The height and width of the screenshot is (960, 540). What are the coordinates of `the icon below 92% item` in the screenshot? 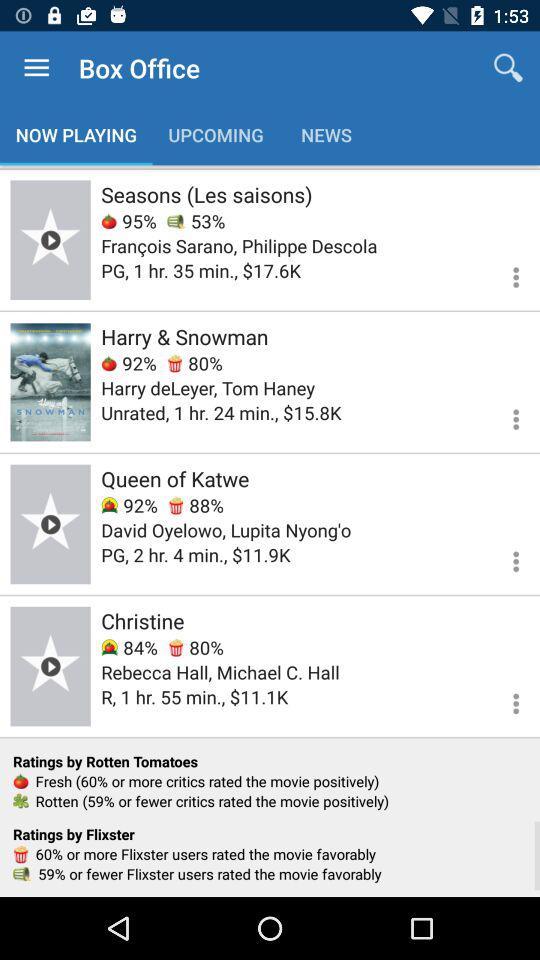 It's located at (225, 529).